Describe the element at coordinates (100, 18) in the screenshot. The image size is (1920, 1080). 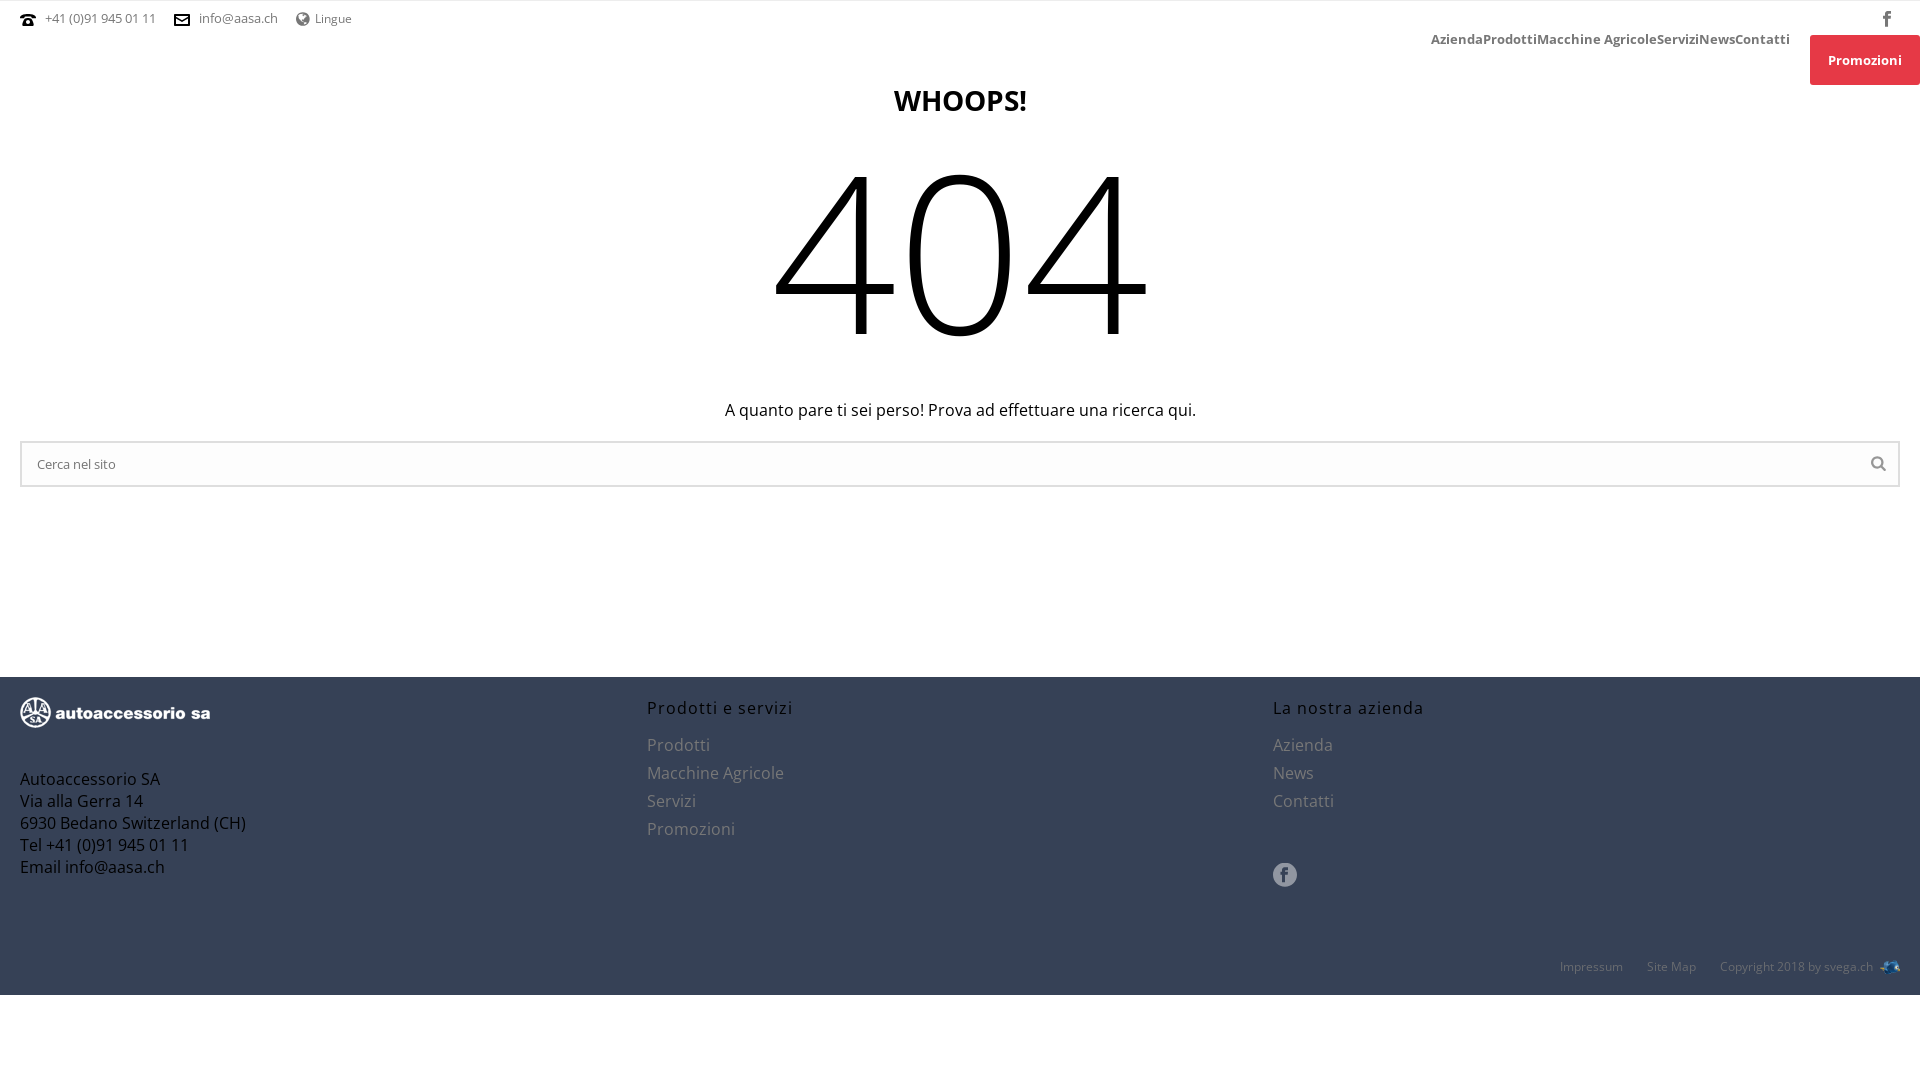
I see `'+41 (0)91 945 01 11'` at that location.